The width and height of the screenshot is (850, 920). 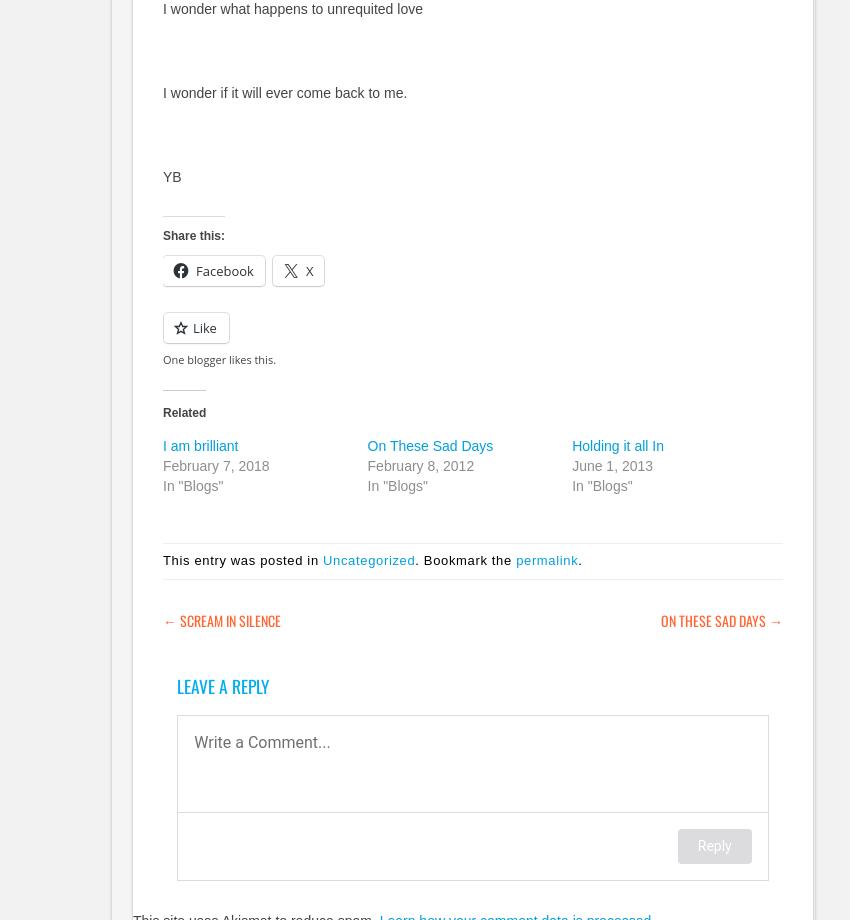 What do you see at coordinates (367, 560) in the screenshot?
I see `'Uncategorized'` at bounding box center [367, 560].